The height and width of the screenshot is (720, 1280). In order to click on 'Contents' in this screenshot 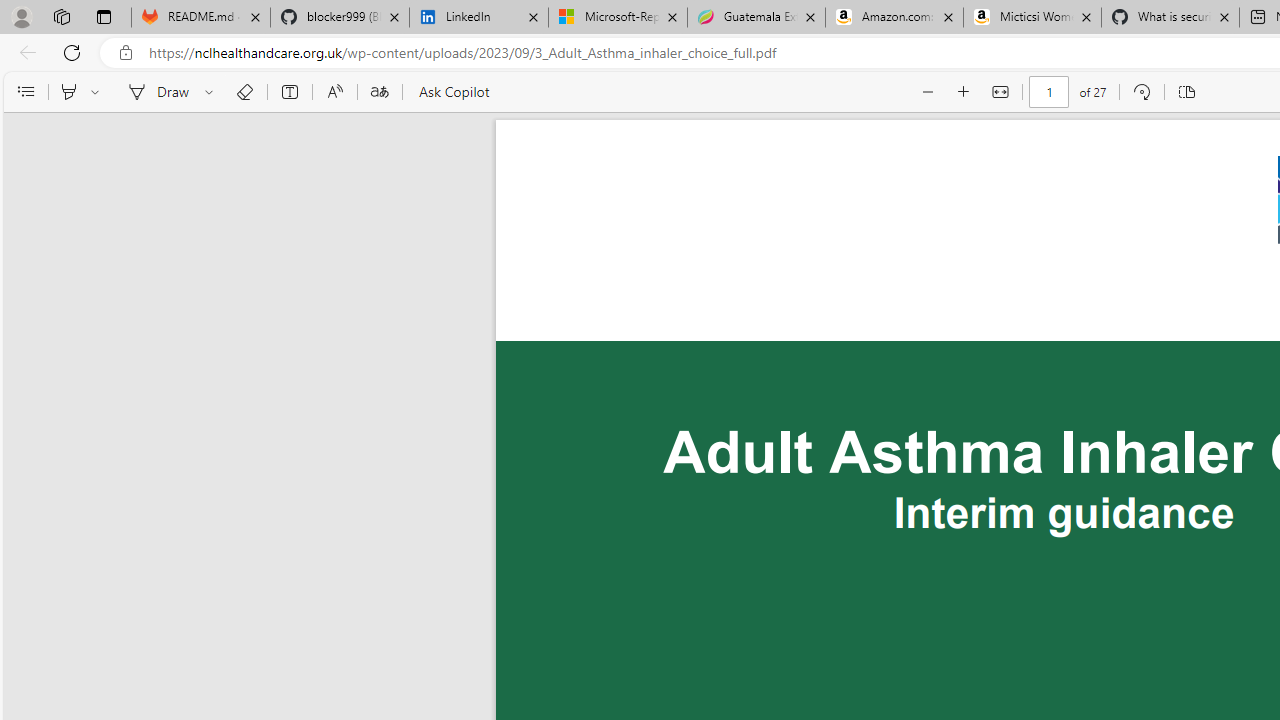, I will do `click(25, 92)`.